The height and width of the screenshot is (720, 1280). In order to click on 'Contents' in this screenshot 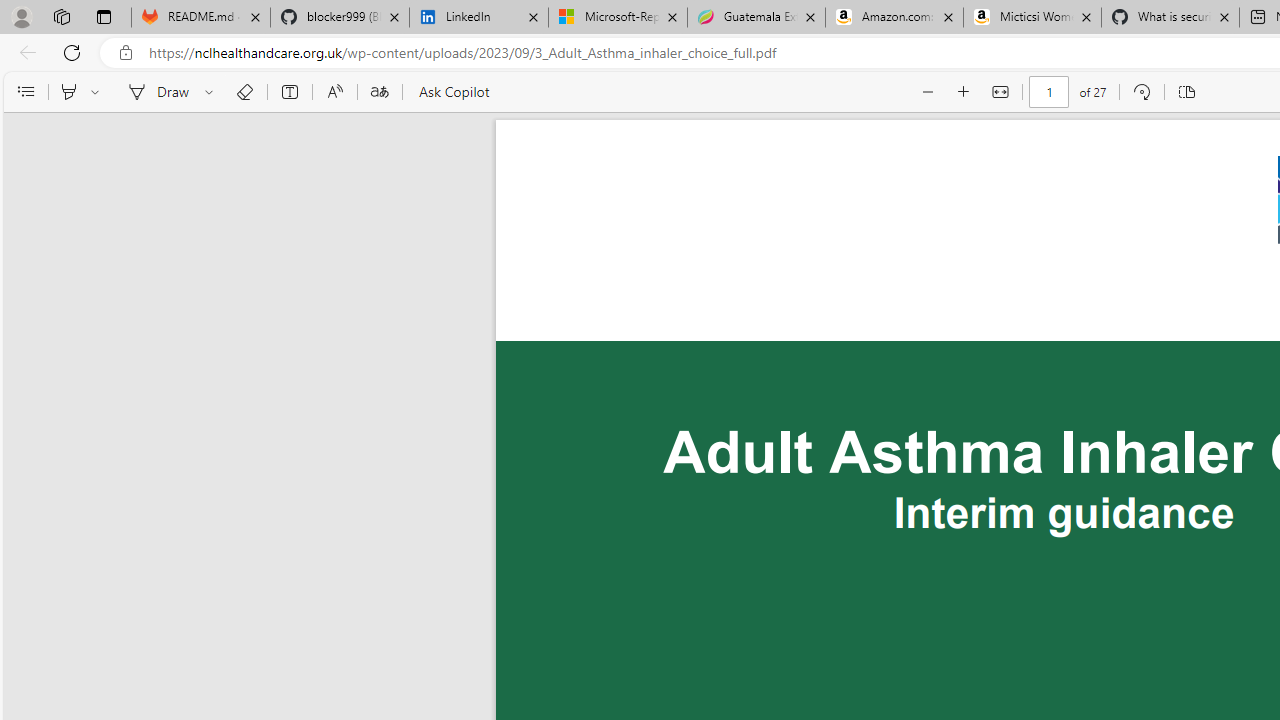, I will do `click(25, 92)`.